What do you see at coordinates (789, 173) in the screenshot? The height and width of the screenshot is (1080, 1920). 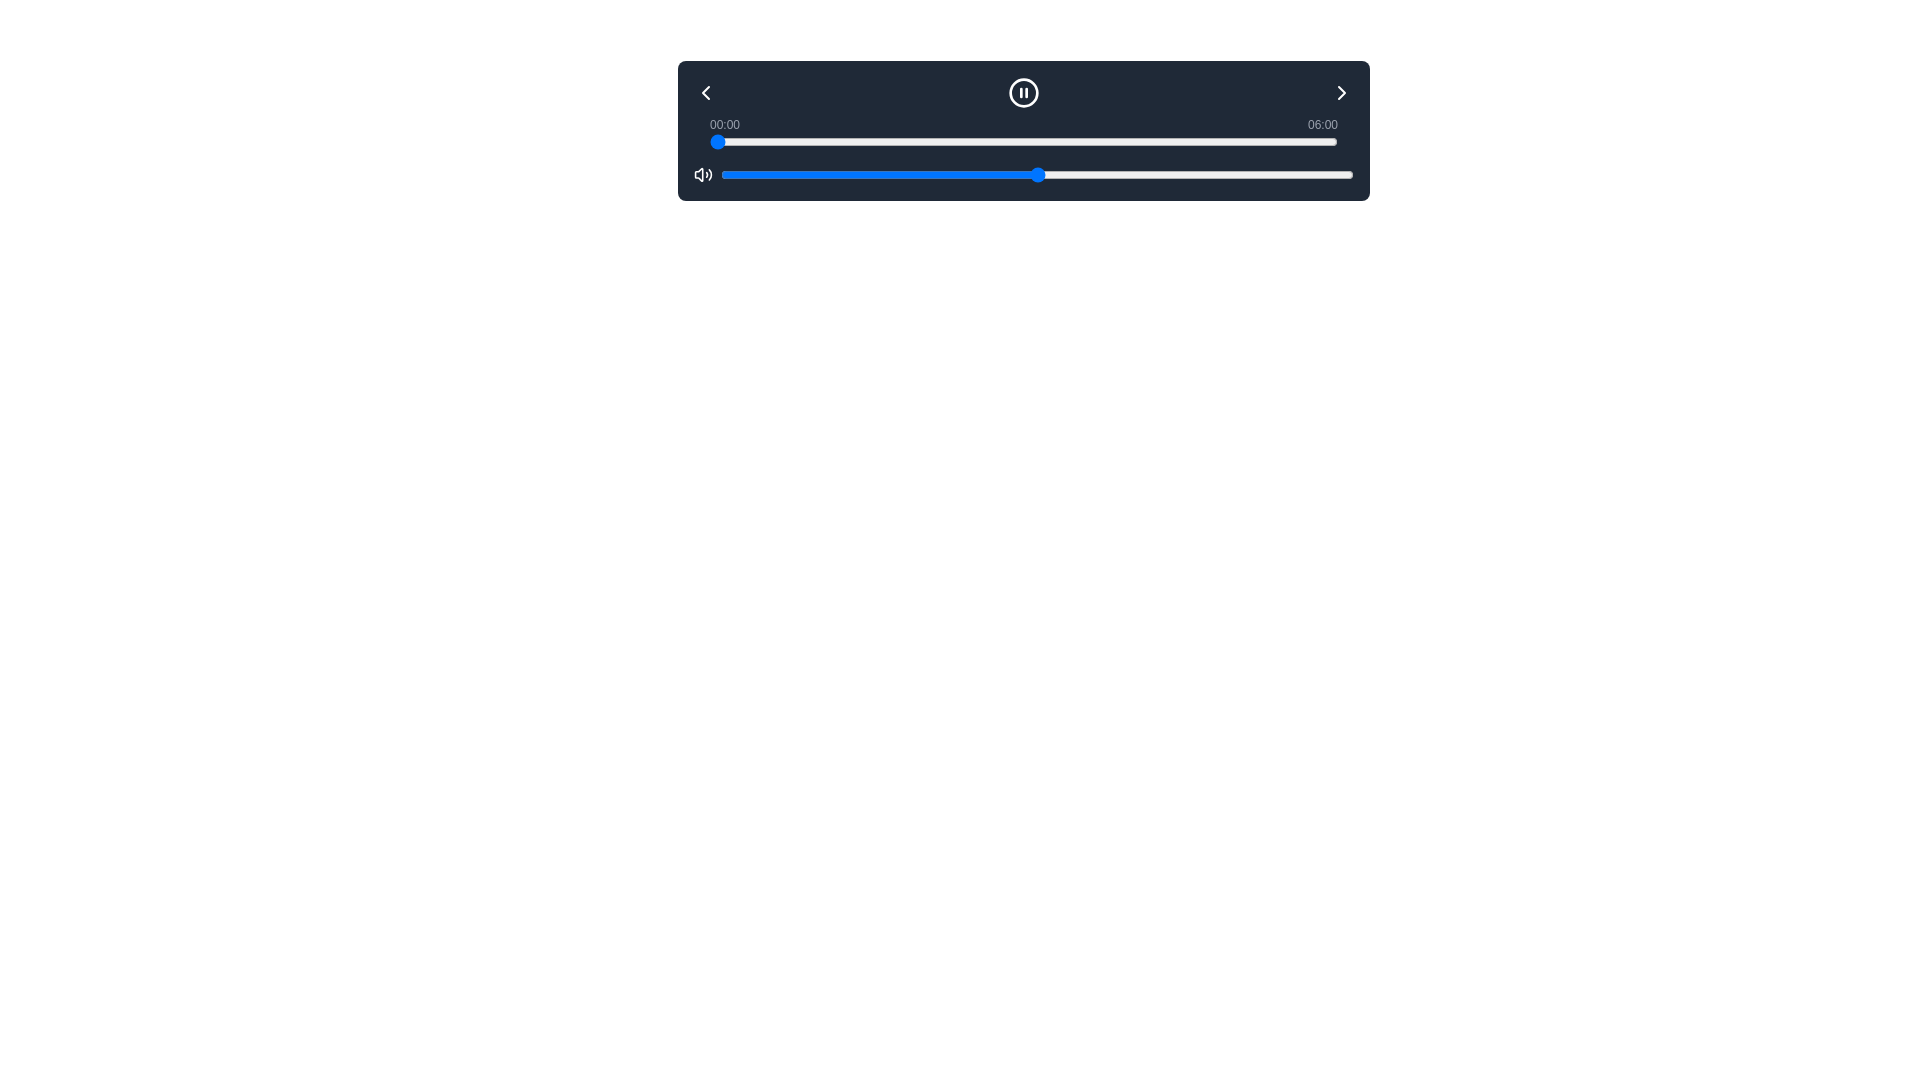 I see `the slider` at bounding box center [789, 173].